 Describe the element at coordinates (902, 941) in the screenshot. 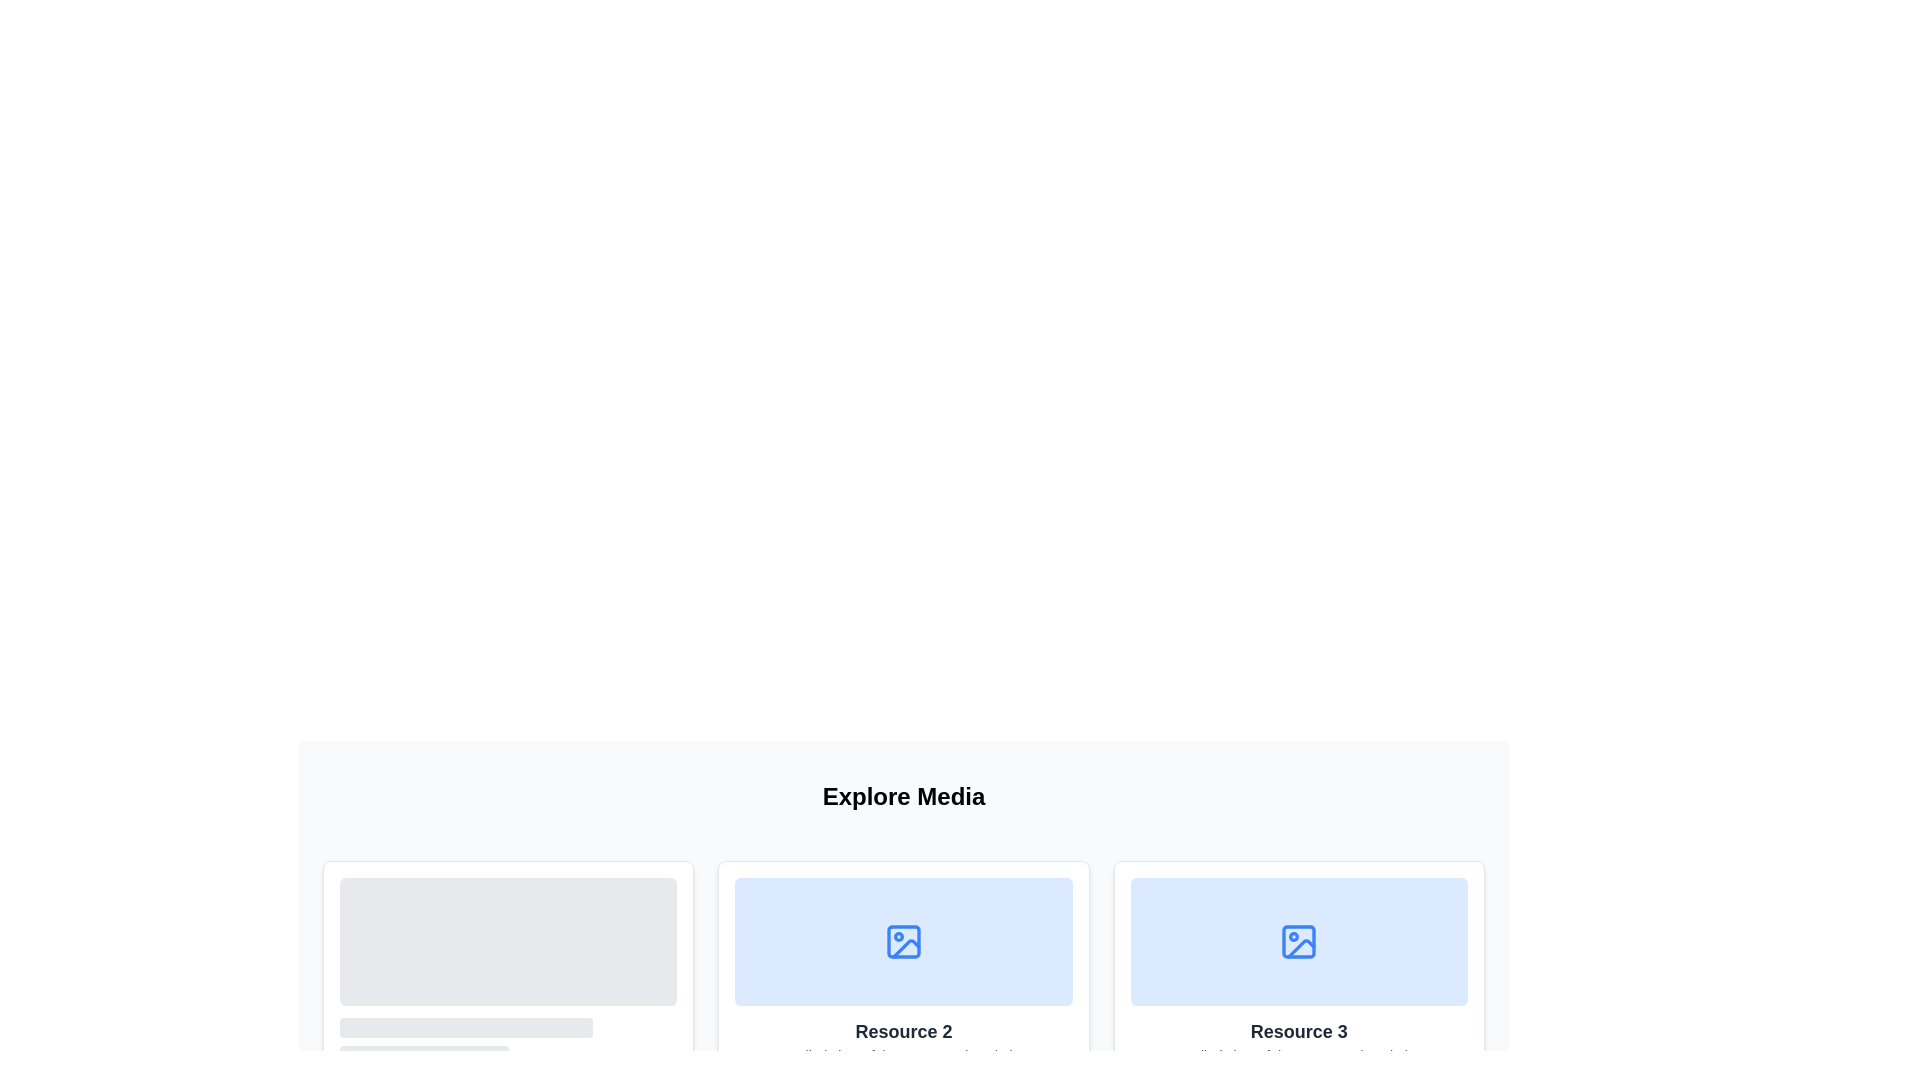

I see `the blue icon resembling an image symbol, located within the blue-themed card labeled 'Resource 2'` at that location.